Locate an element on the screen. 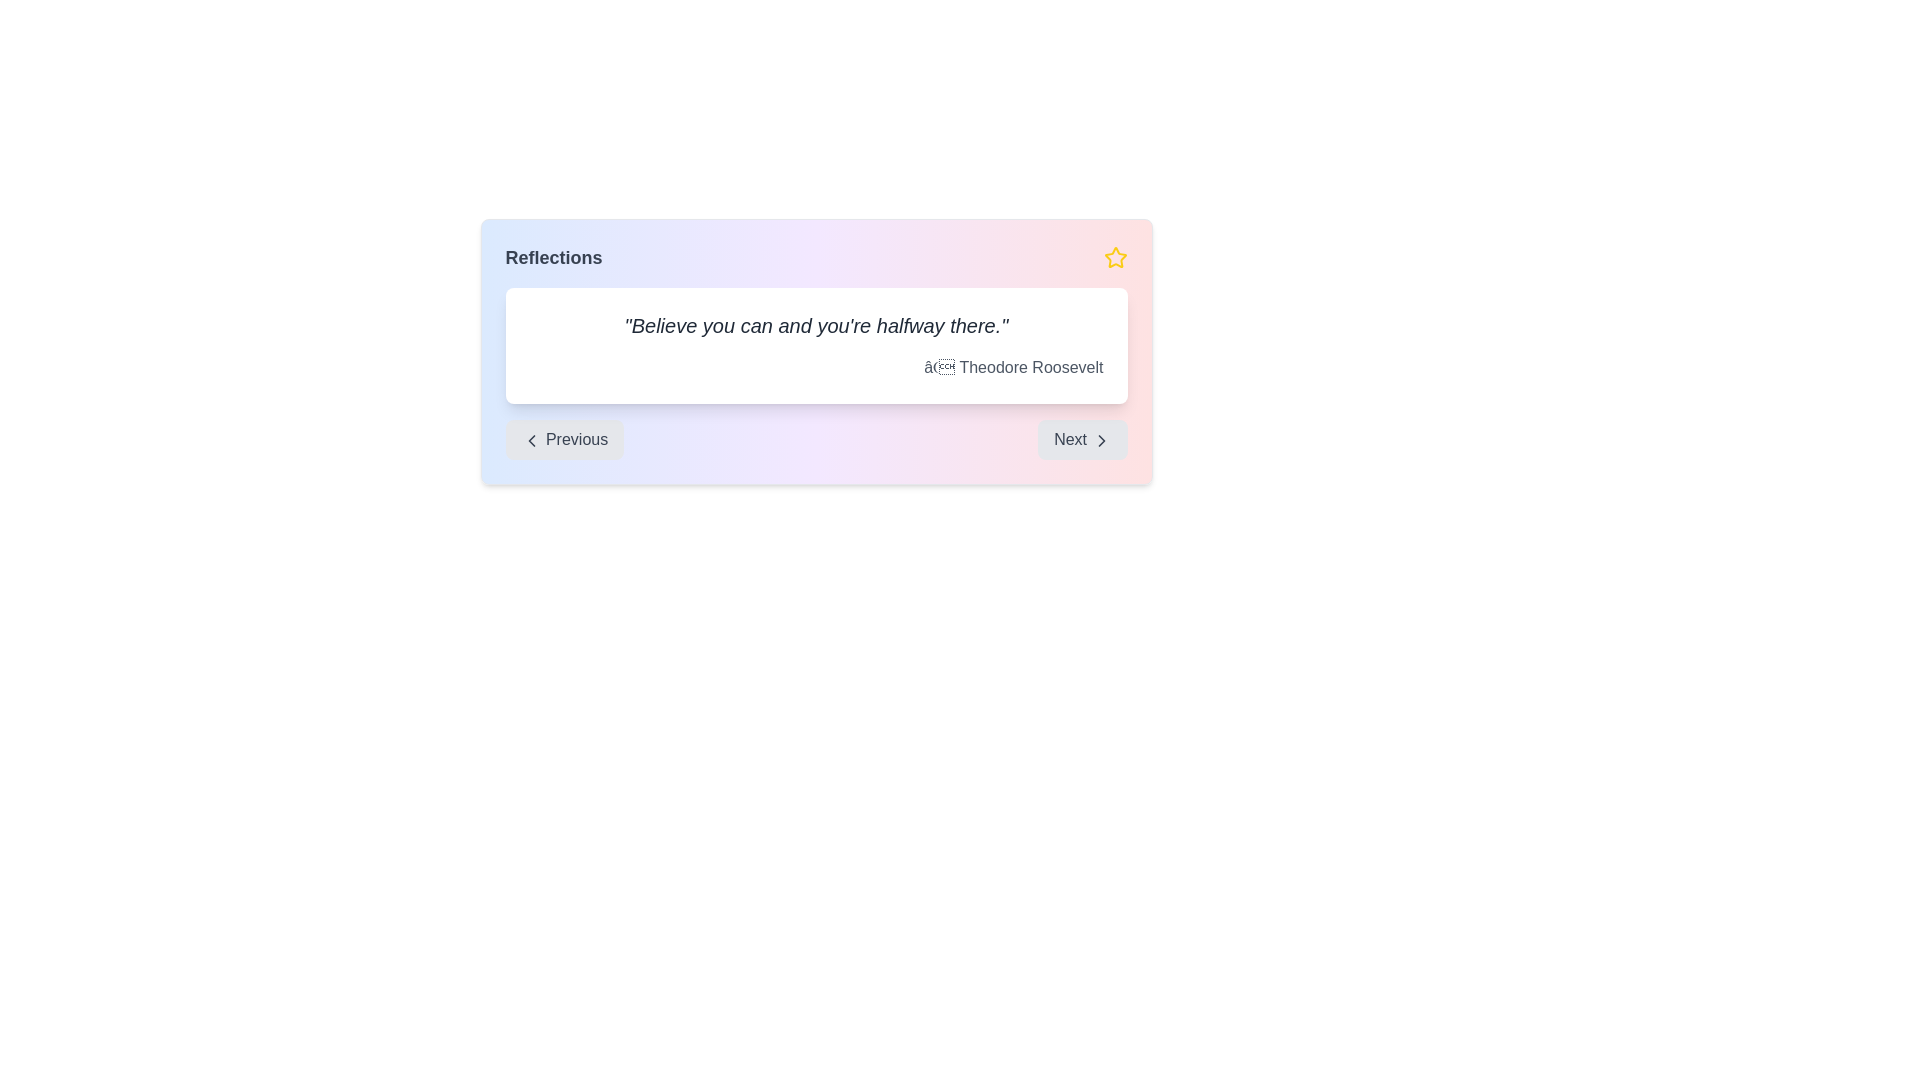  the favorite status icon located at the top right corner of the card-like section to interact with it is located at coordinates (1114, 256).